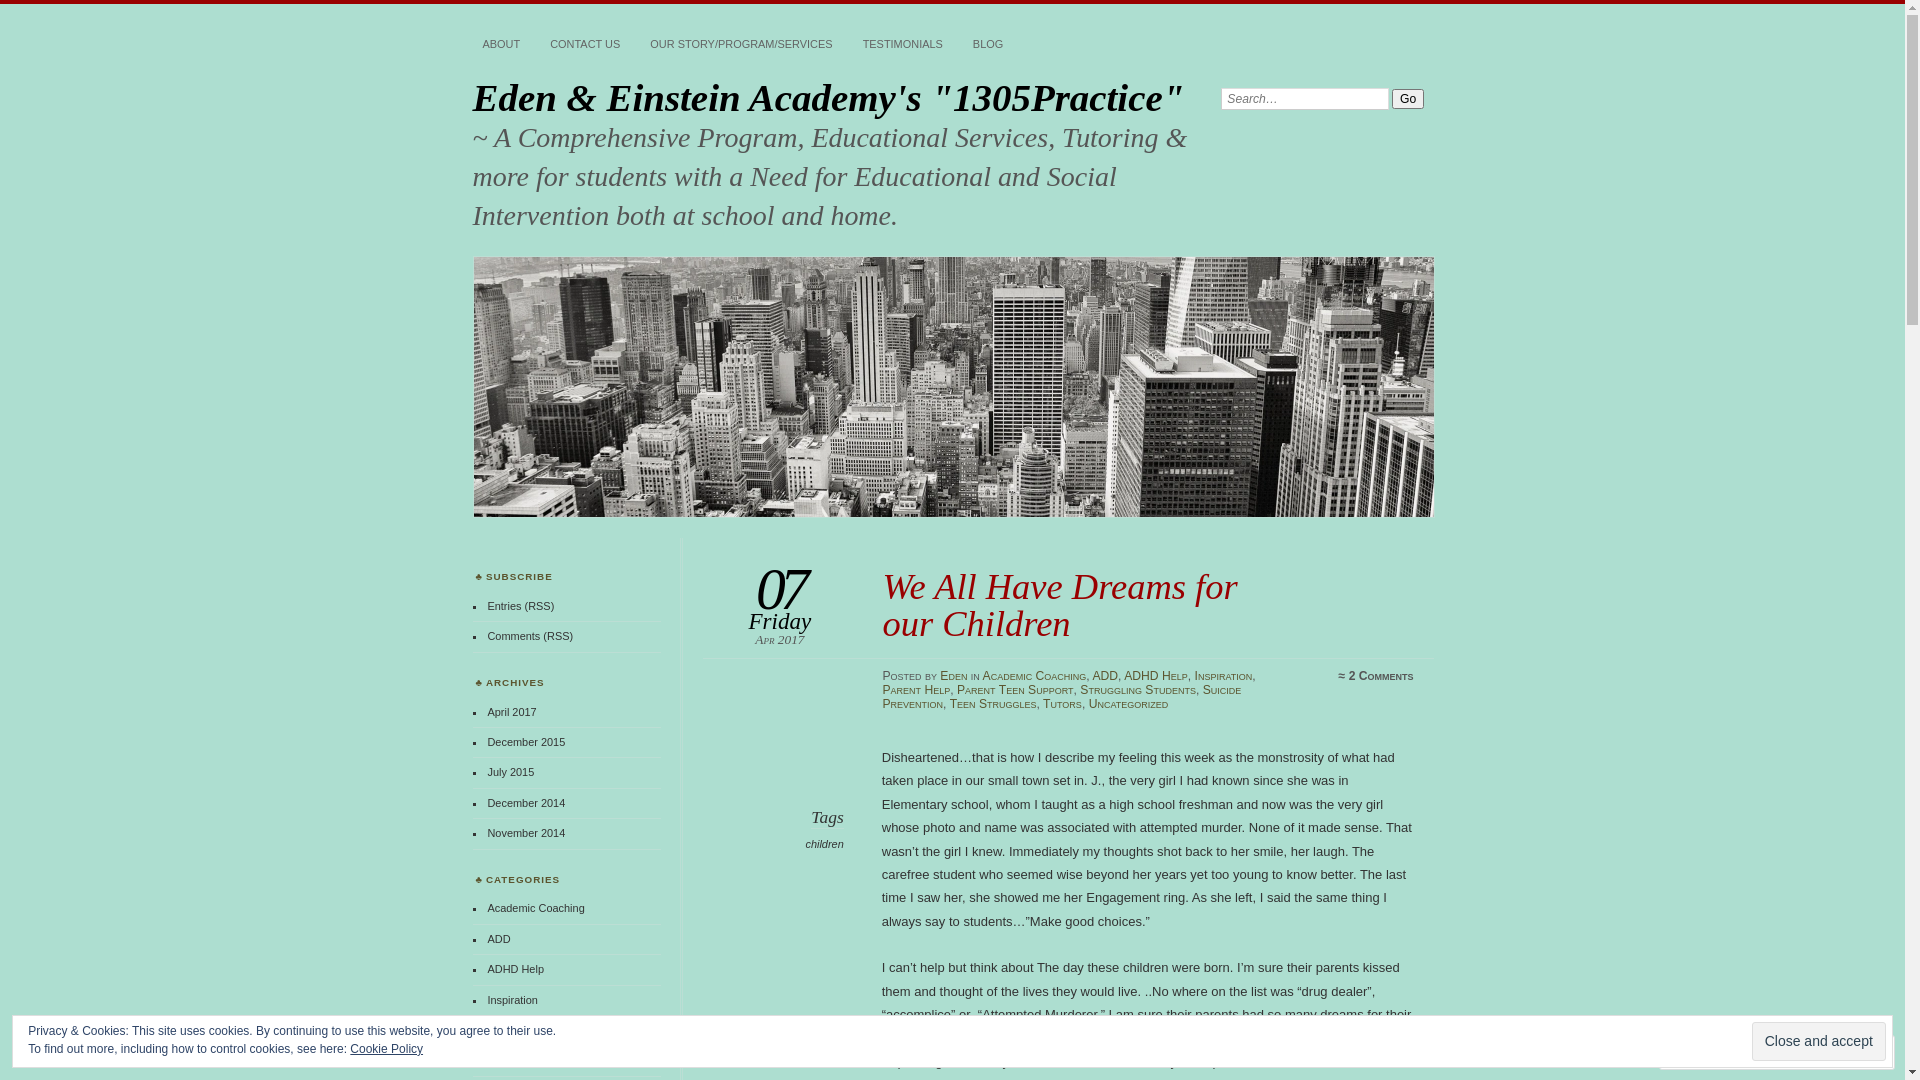  I want to click on 'Suicide Prevention', so click(1060, 696).